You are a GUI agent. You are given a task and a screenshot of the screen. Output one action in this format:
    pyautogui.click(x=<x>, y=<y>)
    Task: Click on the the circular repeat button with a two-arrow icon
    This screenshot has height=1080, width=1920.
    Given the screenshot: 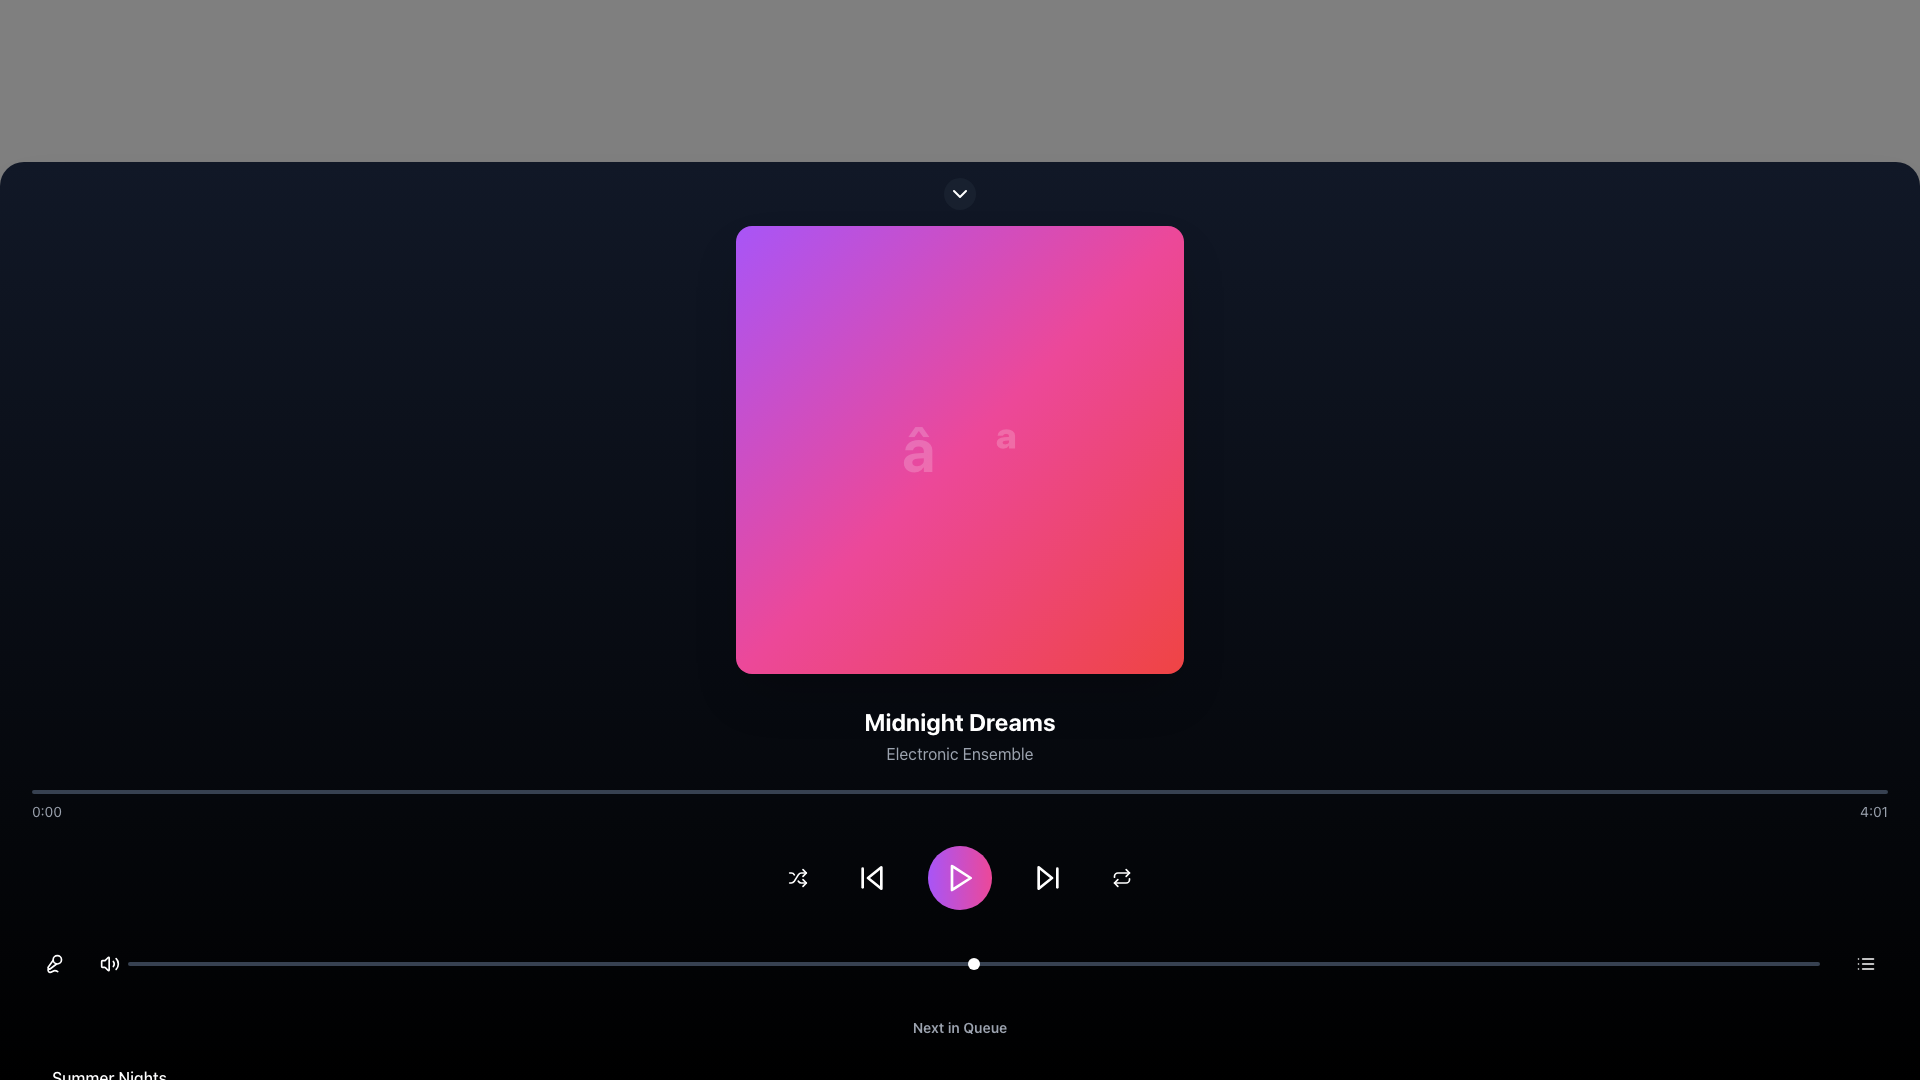 What is the action you would take?
    pyautogui.click(x=1122, y=877)
    